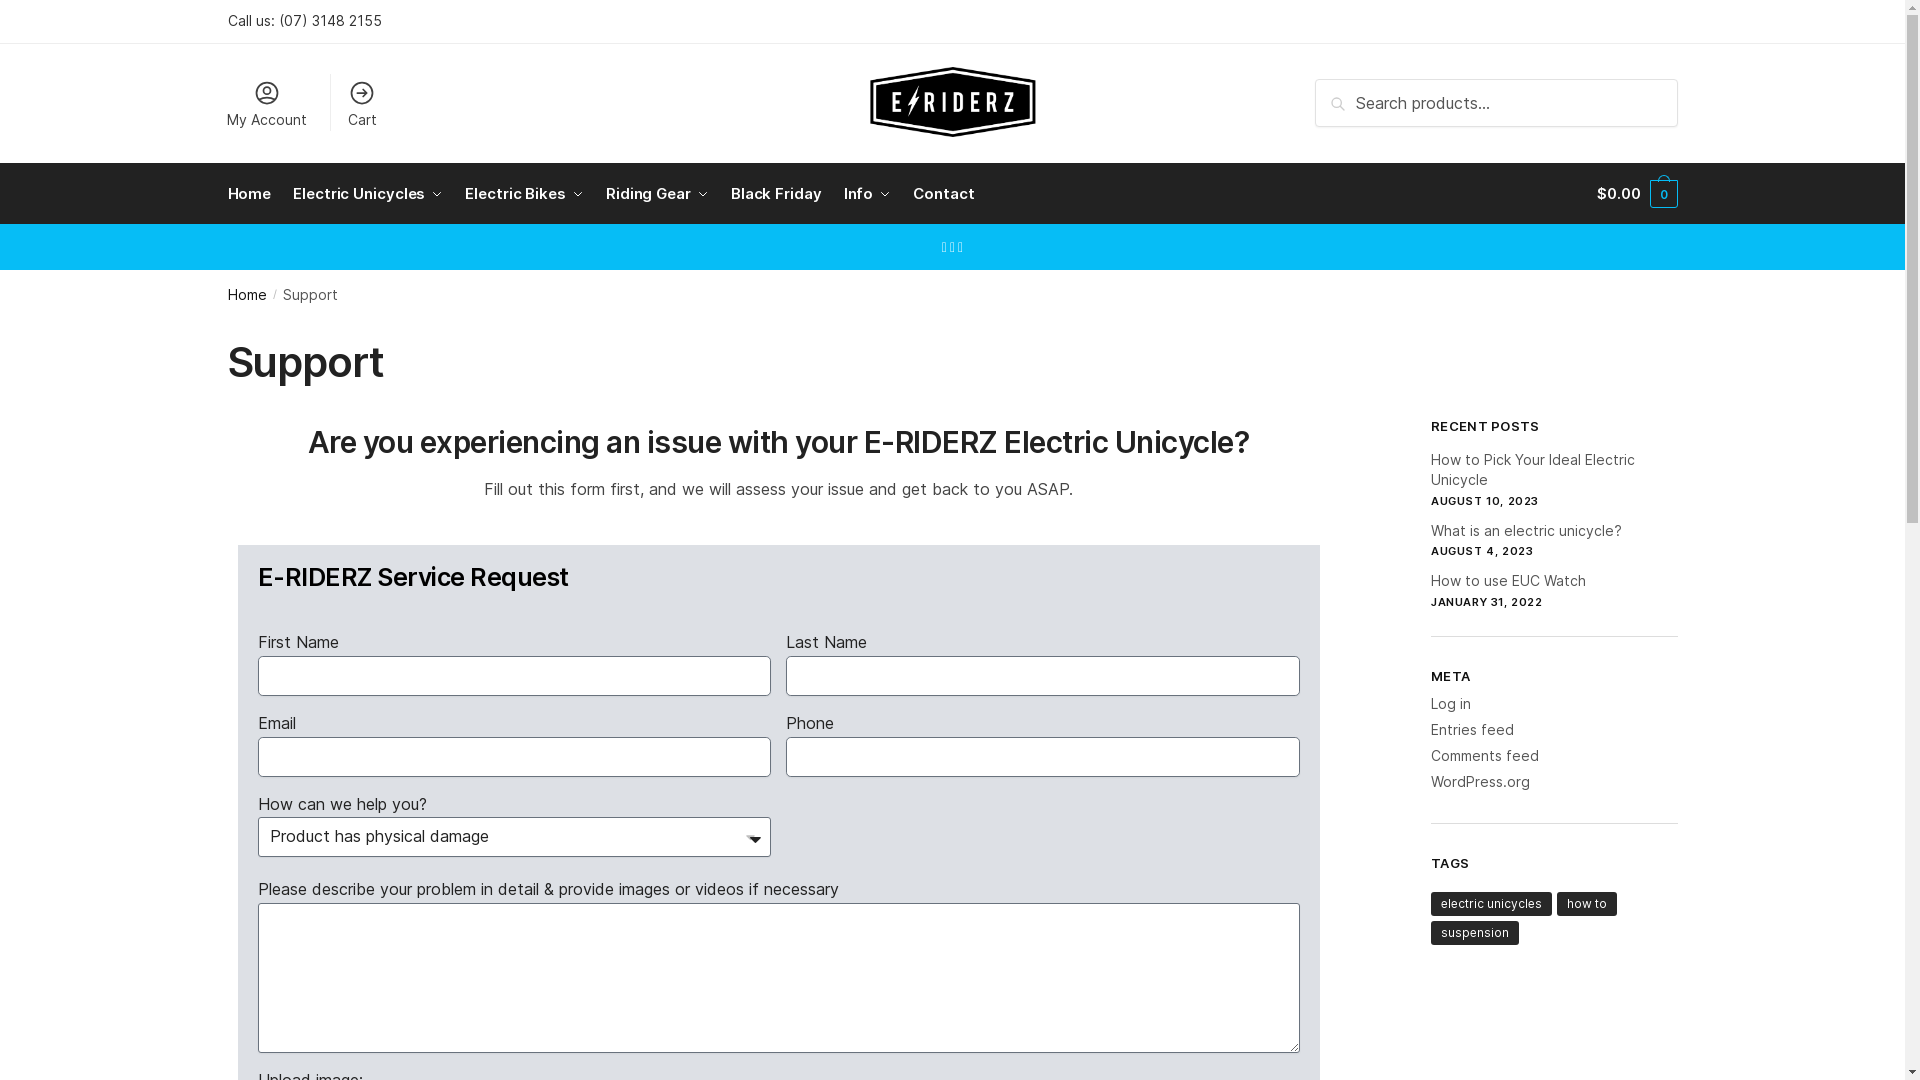 This screenshot has width=1920, height=1080. What do you see at coordinates (283, 193) in the screenshot?
I see `'Electric Unicycles'` at bounding box center [283, 193].